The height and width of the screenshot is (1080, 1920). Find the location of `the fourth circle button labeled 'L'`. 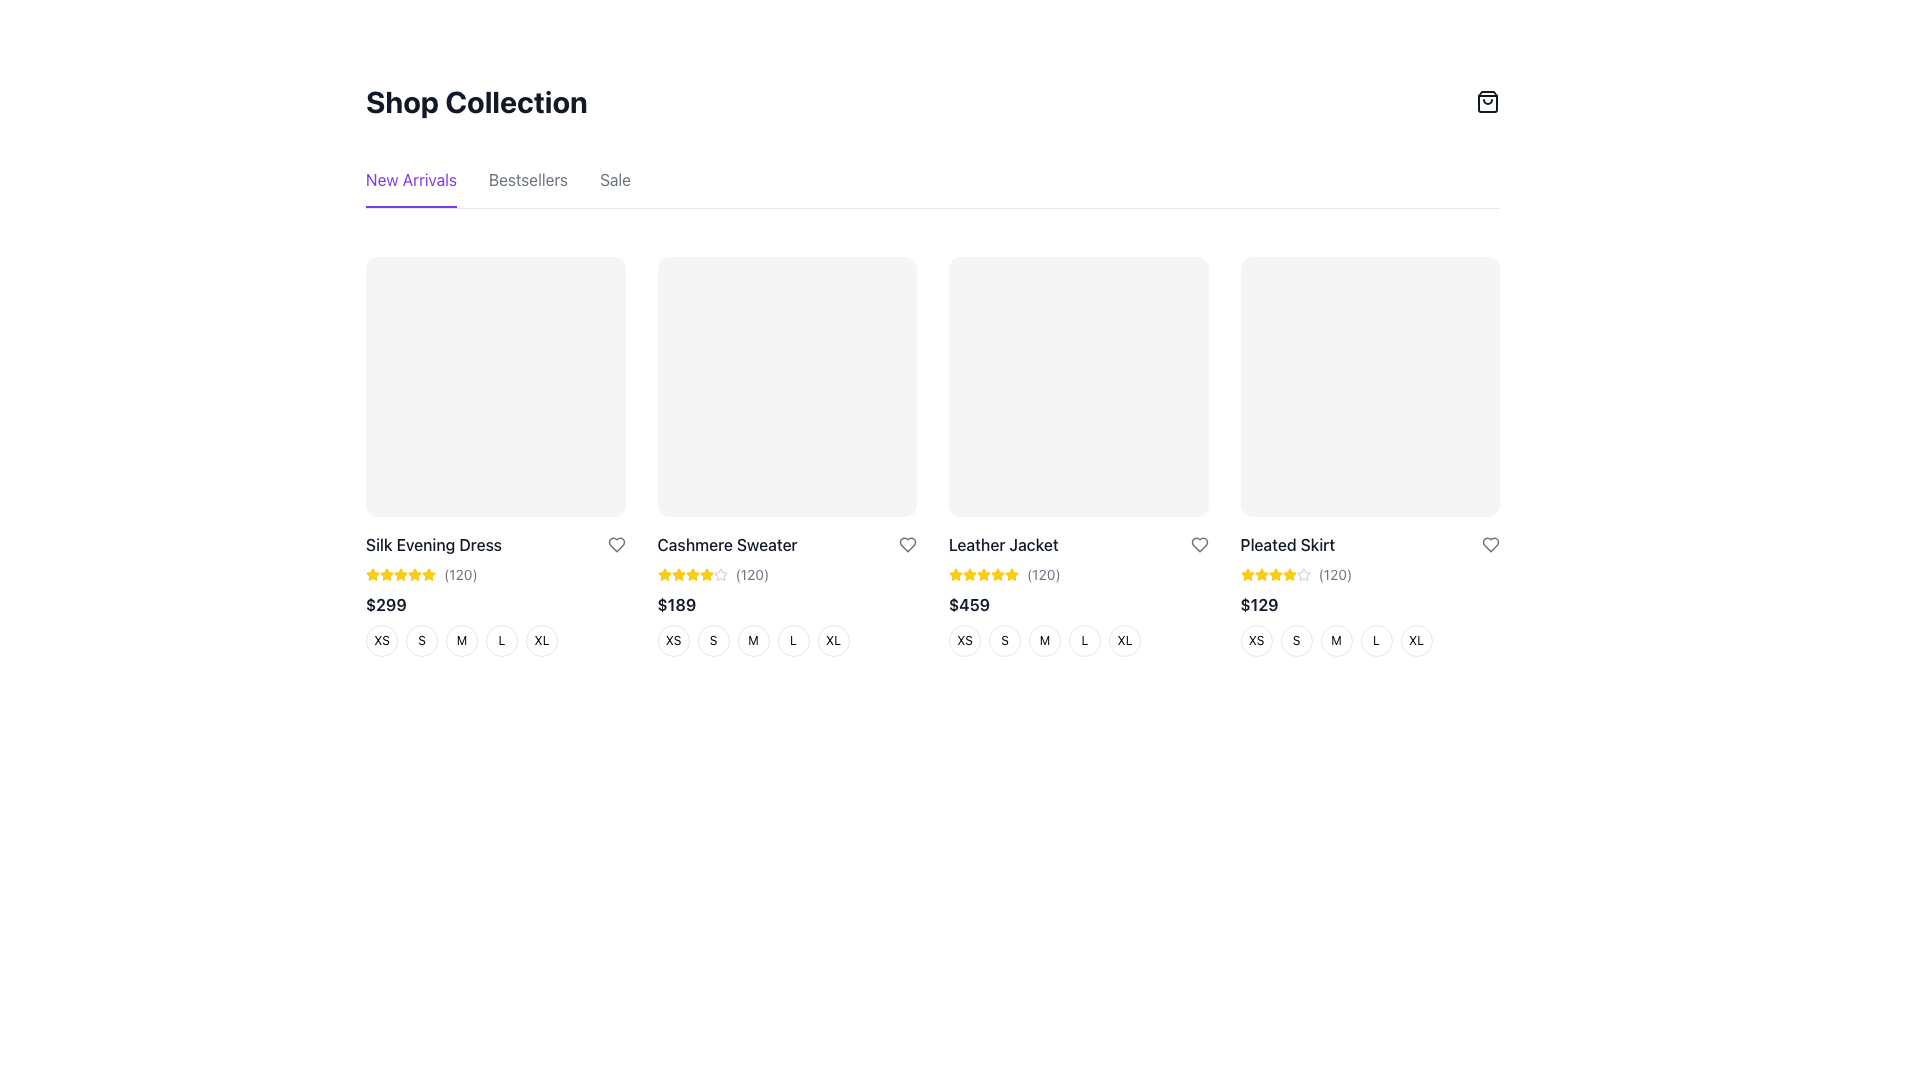

the fourth circle button labeled 'L' is located at coordinates (1077, 640).